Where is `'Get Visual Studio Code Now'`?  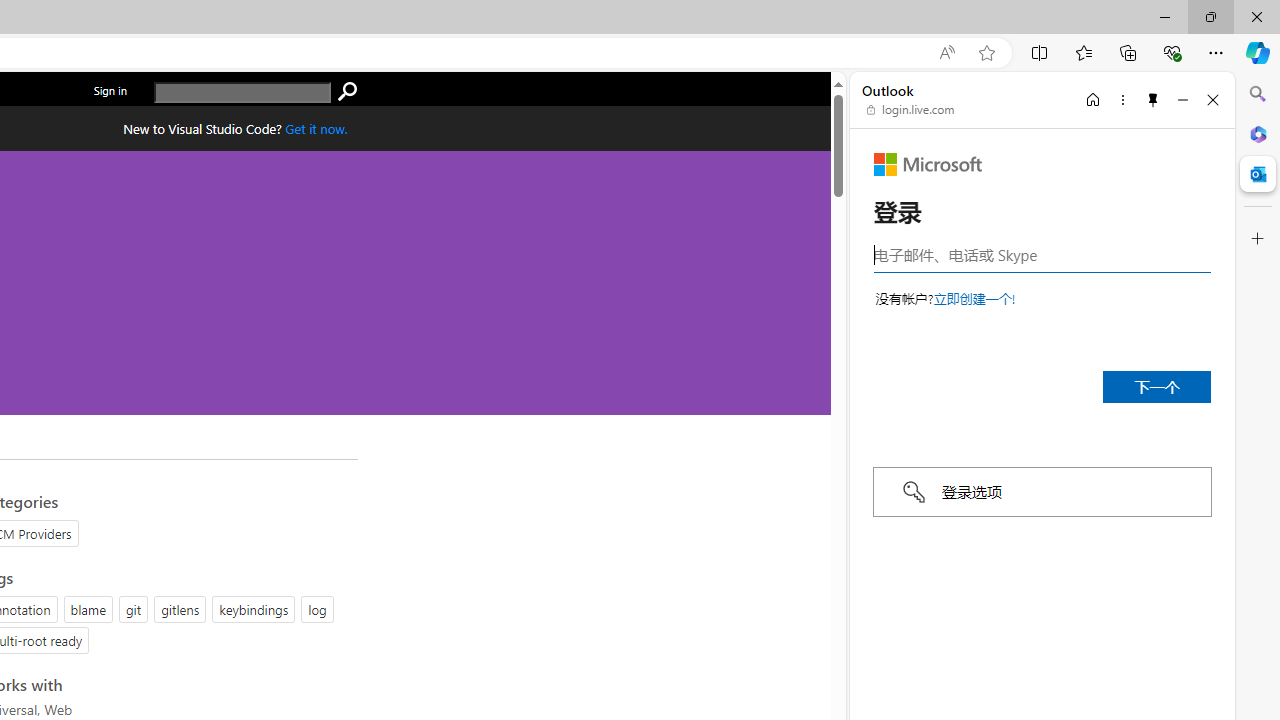 'Get Visual Studio Code Now' is located at coordinates (315, 128).